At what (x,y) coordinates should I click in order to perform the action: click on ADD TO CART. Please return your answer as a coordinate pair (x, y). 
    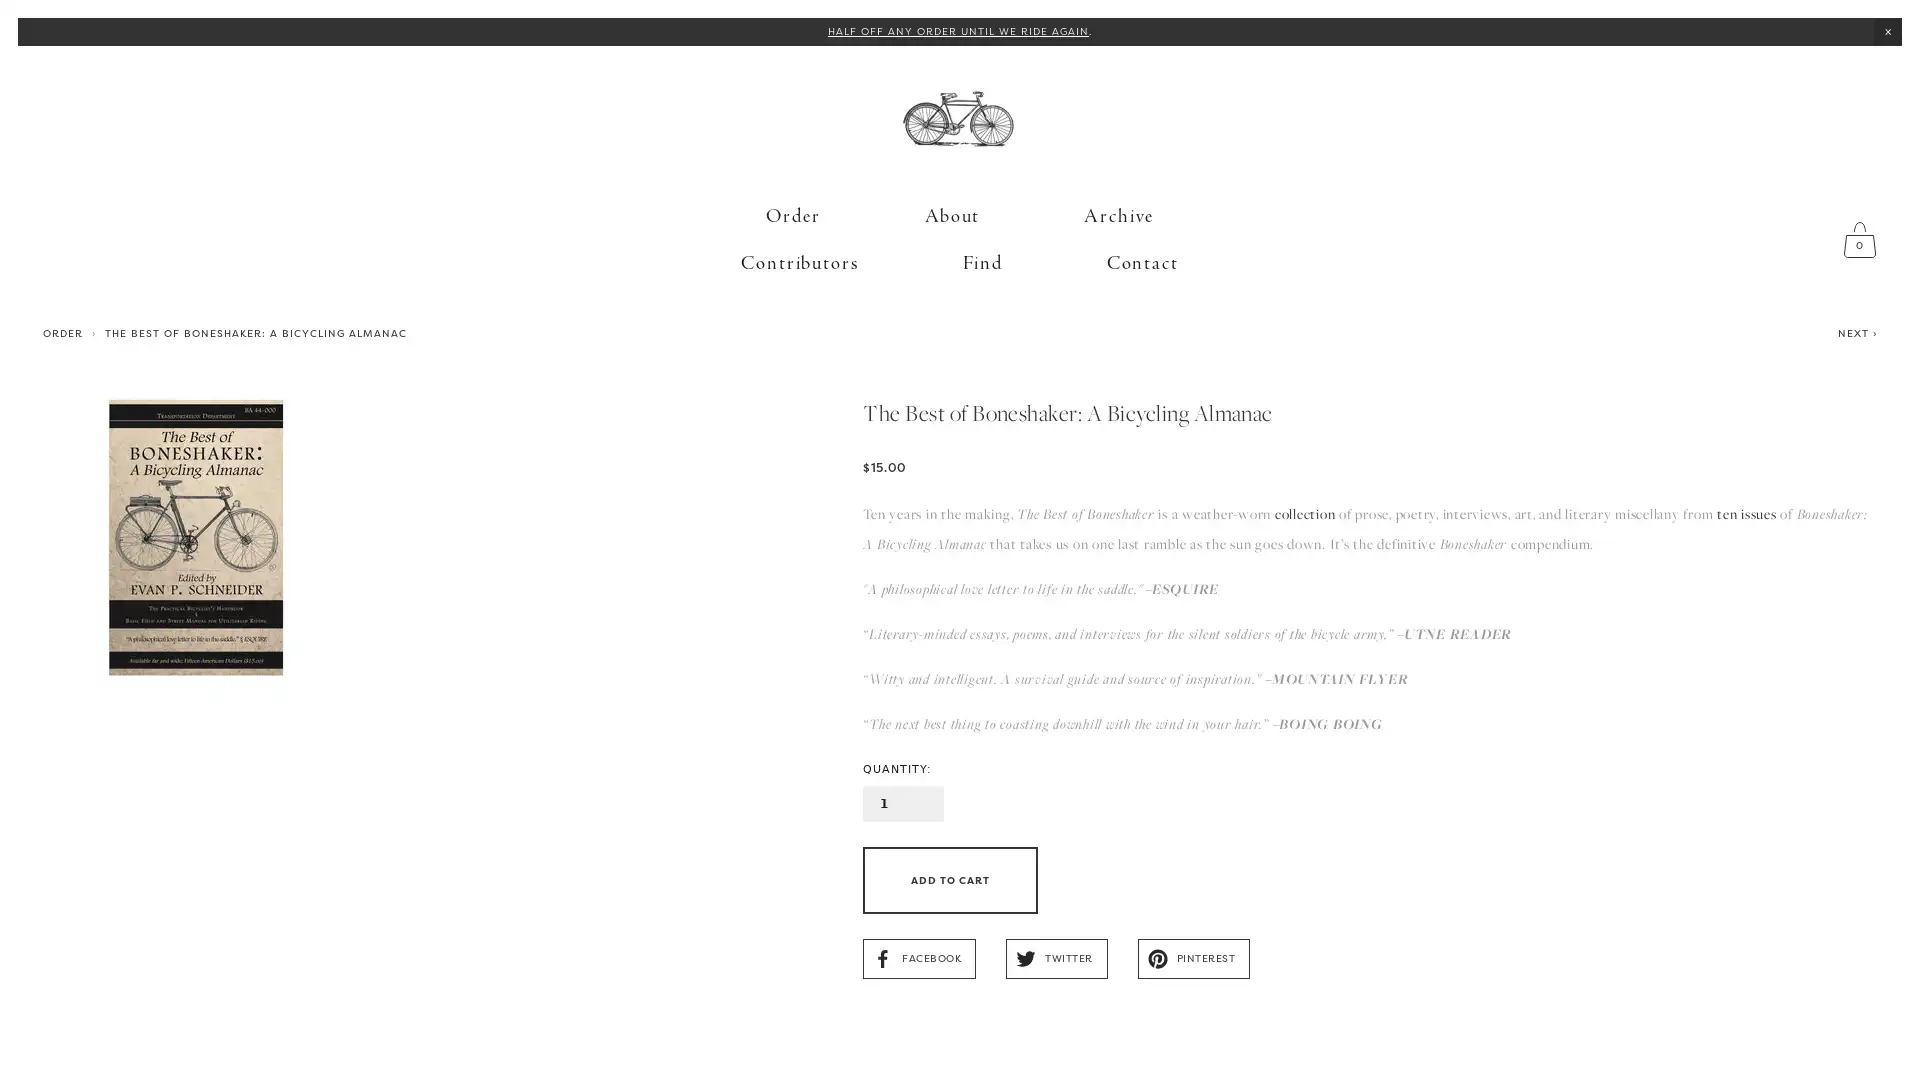
    Looking at the image, I should click on (949, 848).